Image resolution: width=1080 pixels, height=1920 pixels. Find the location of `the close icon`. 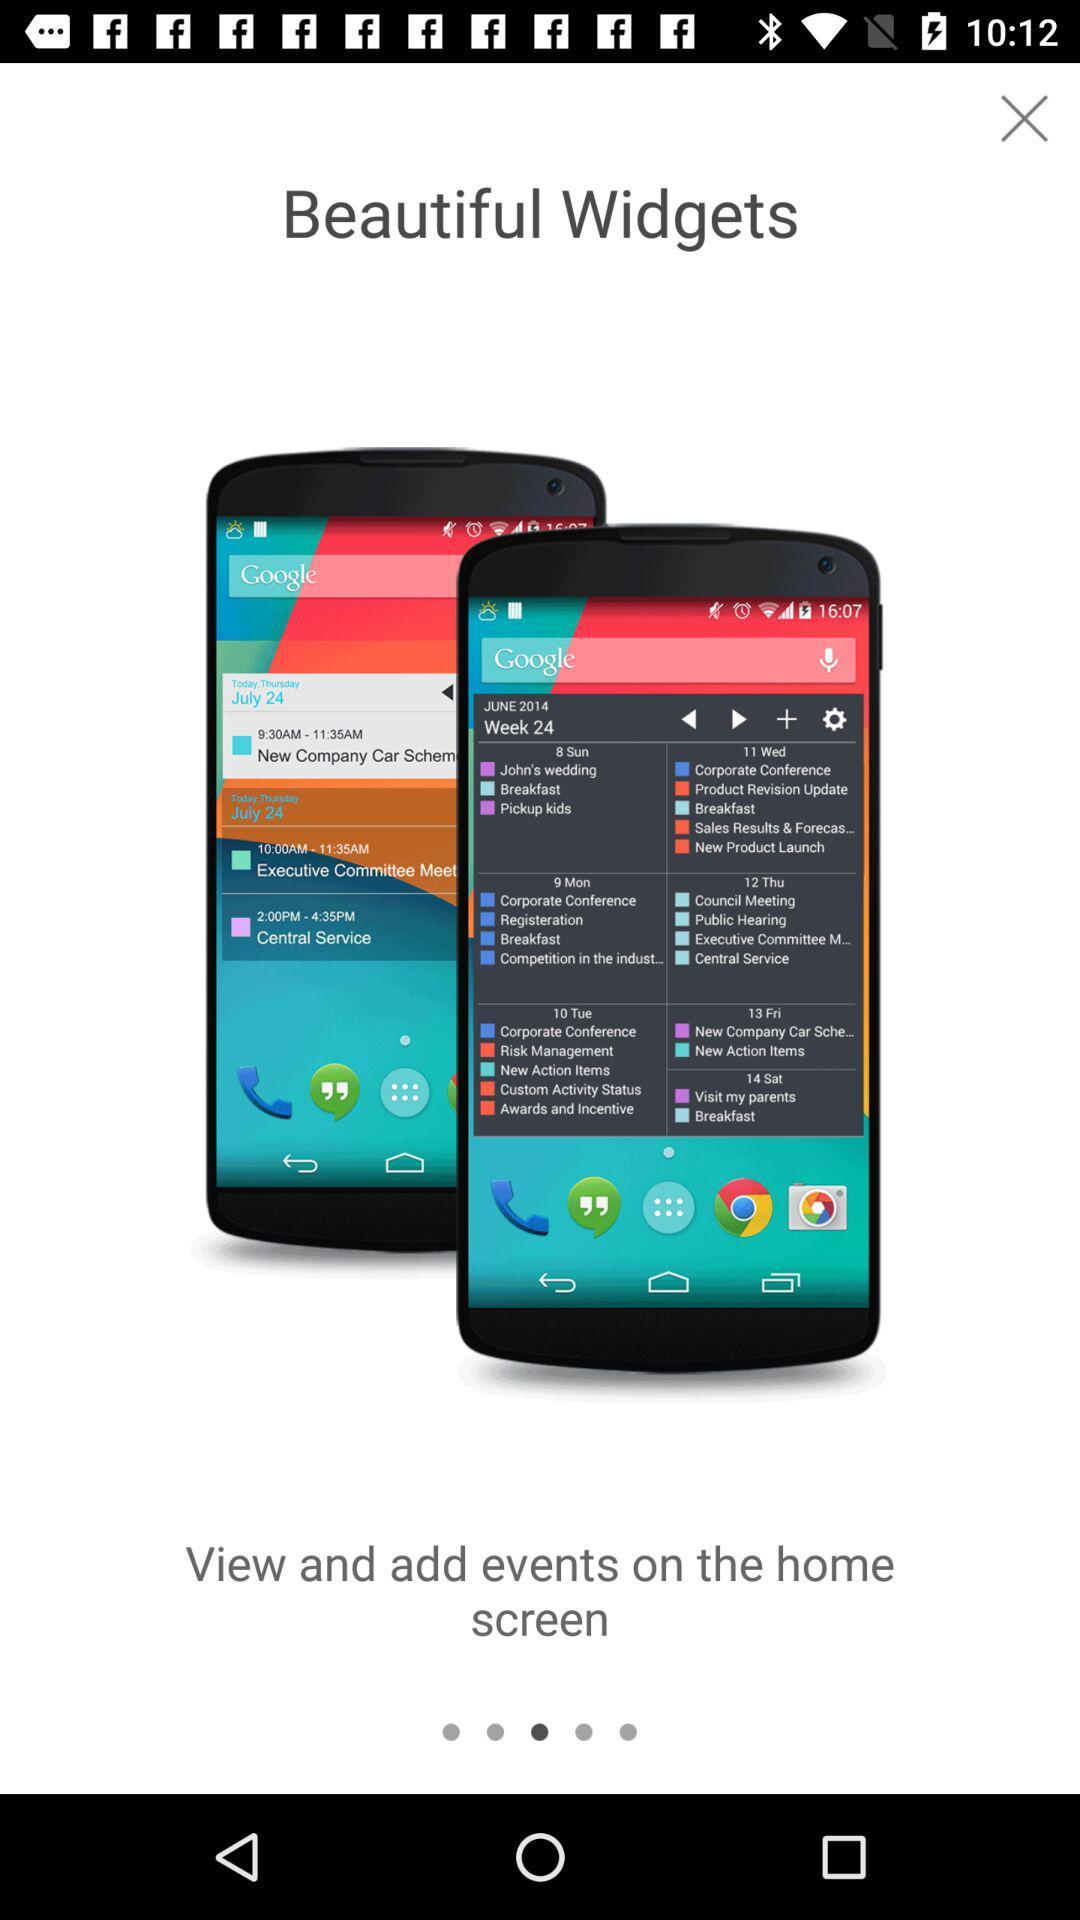

the close icon is located at coordinates (1024, 117).